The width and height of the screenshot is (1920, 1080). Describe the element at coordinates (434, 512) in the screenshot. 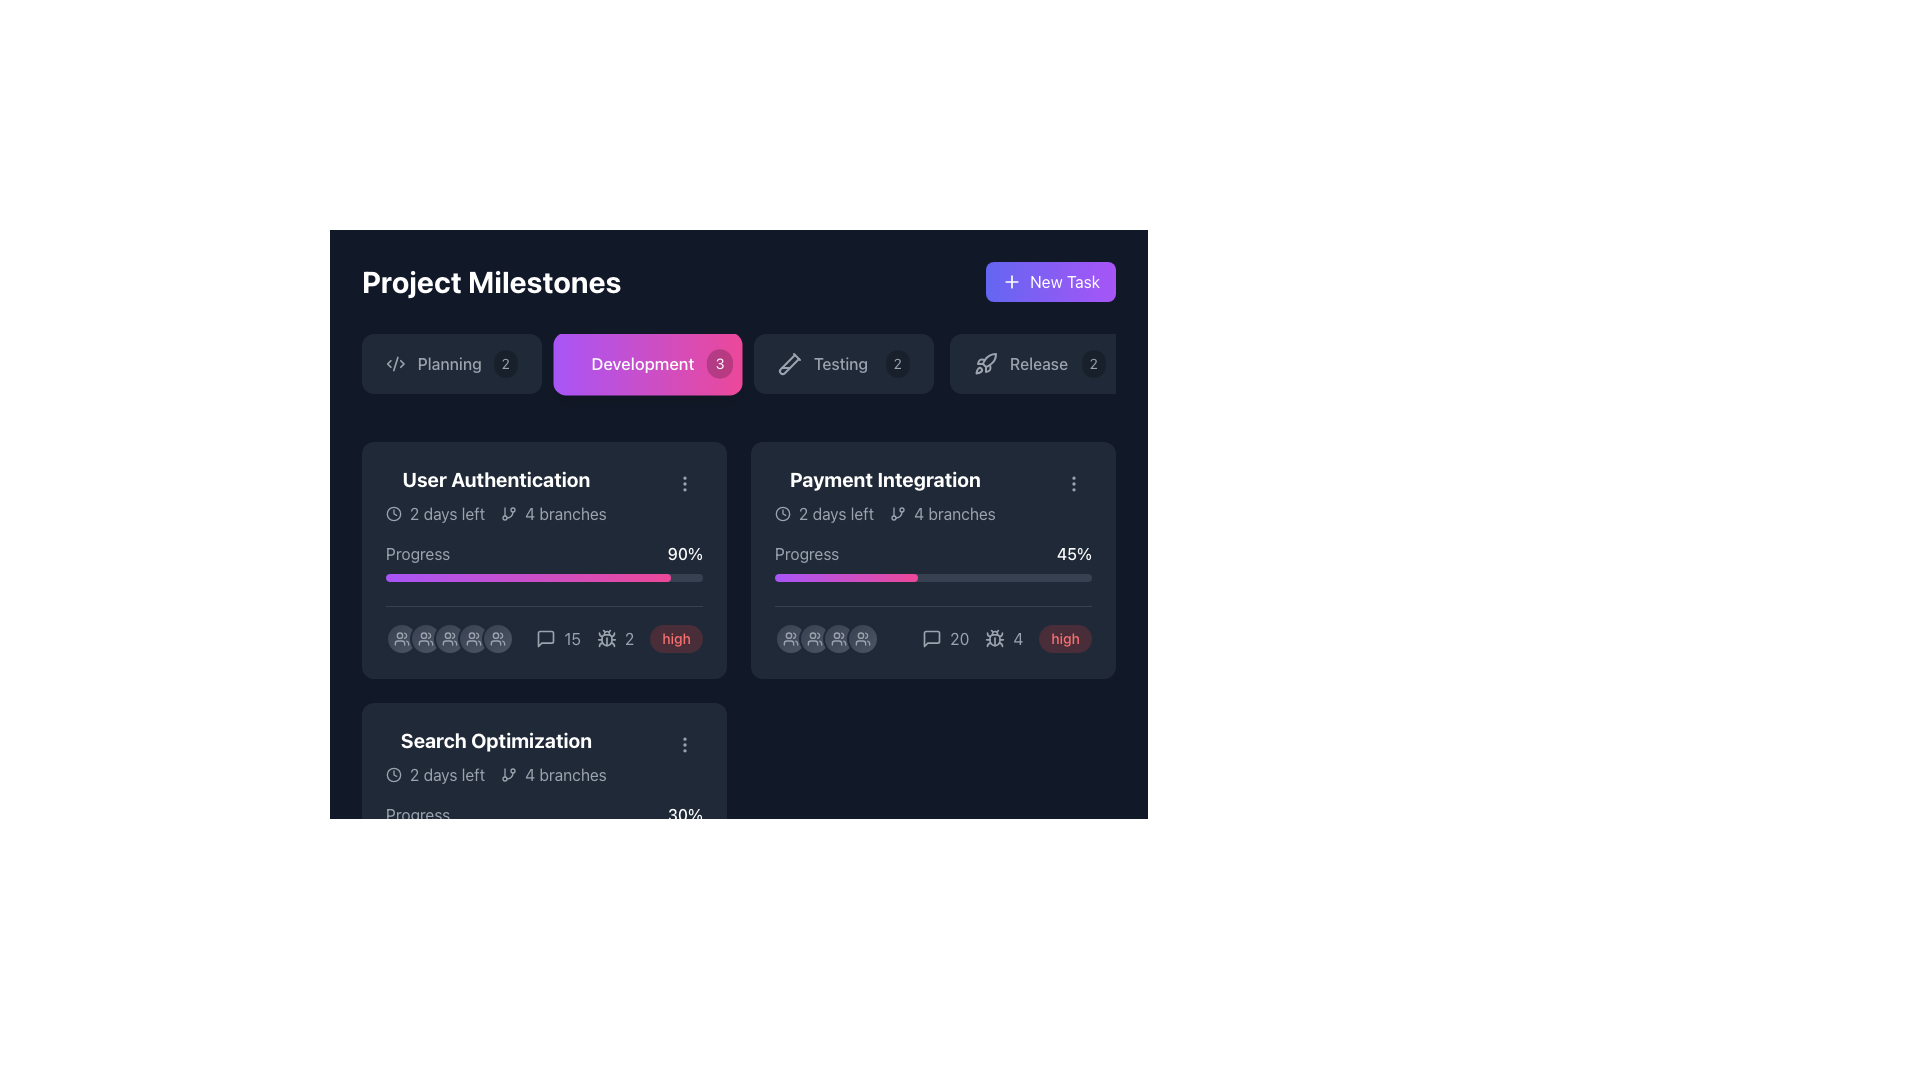

I see `temporal information about the task's deadline from the Text with an Icon located at the top left of the 'User Authentication' card` at that location.